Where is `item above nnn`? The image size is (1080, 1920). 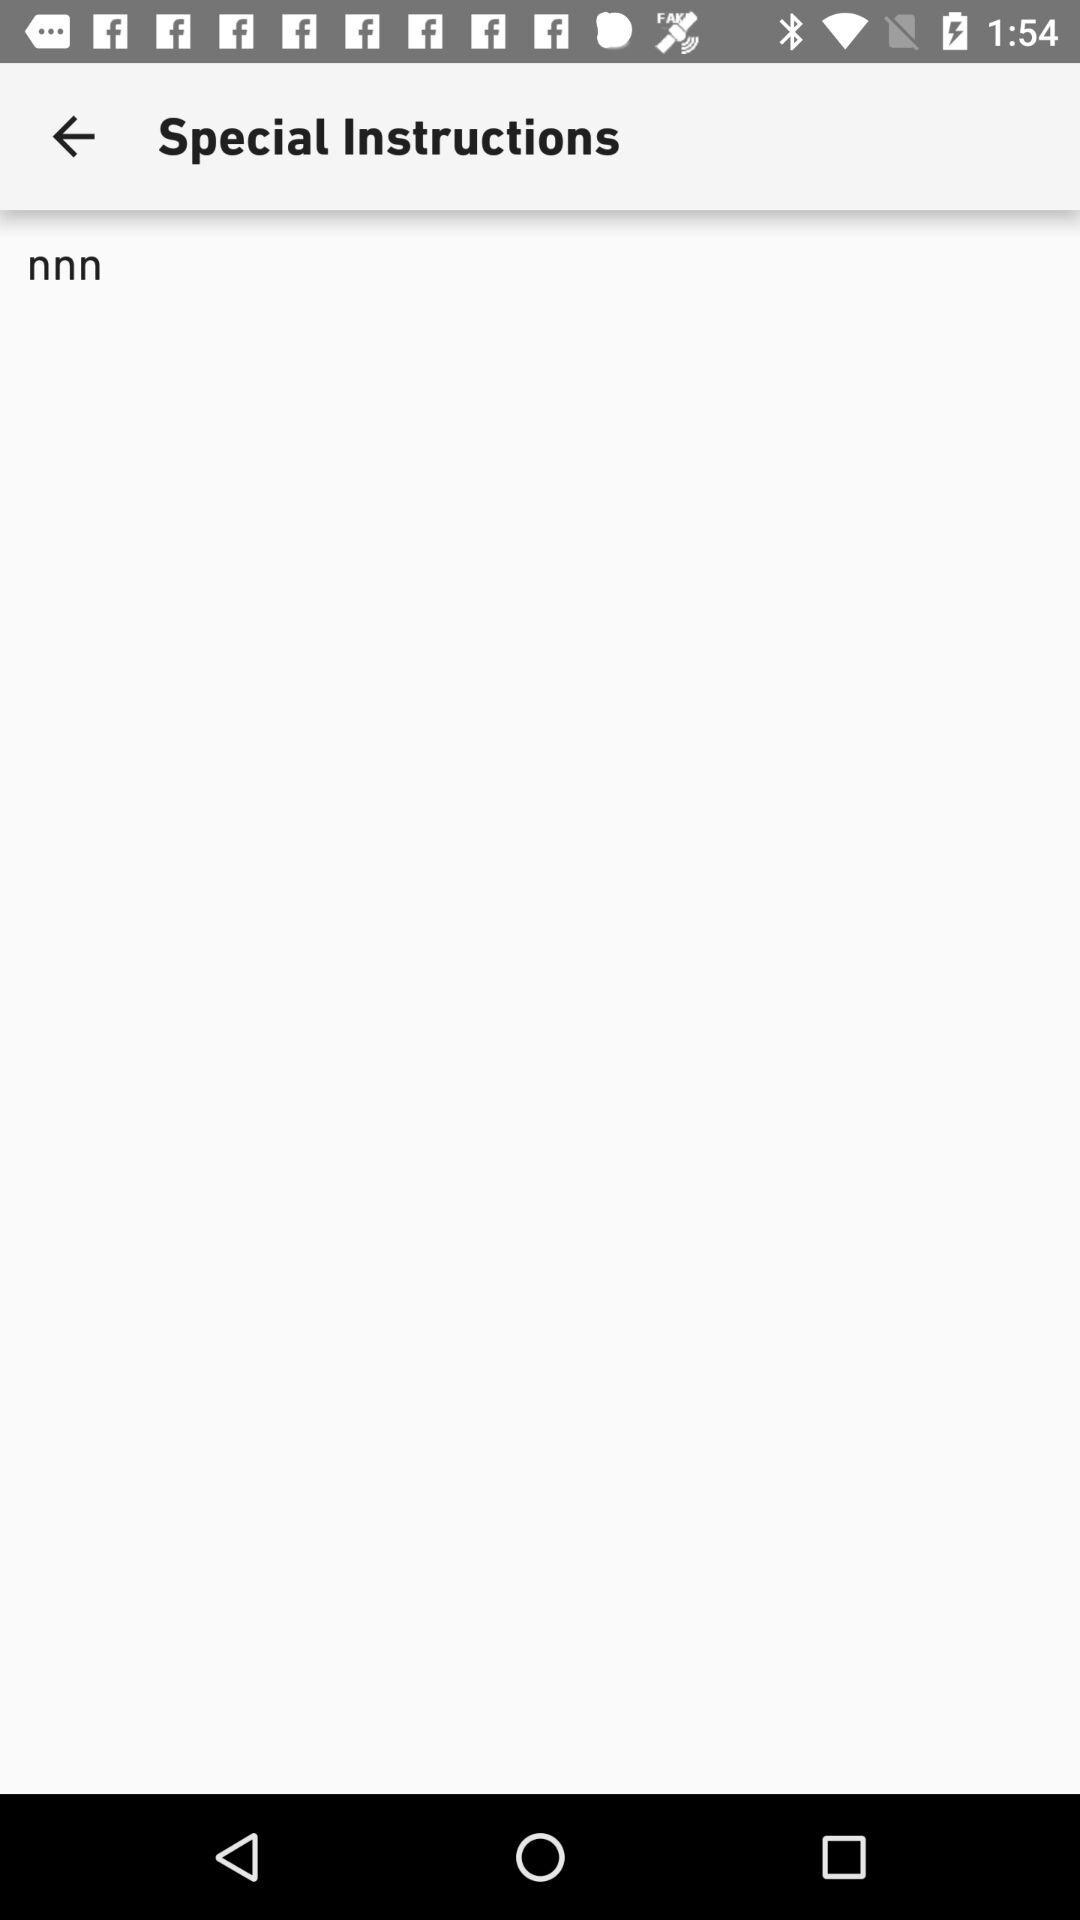 item above nnn is located at coordinates (72, 135).